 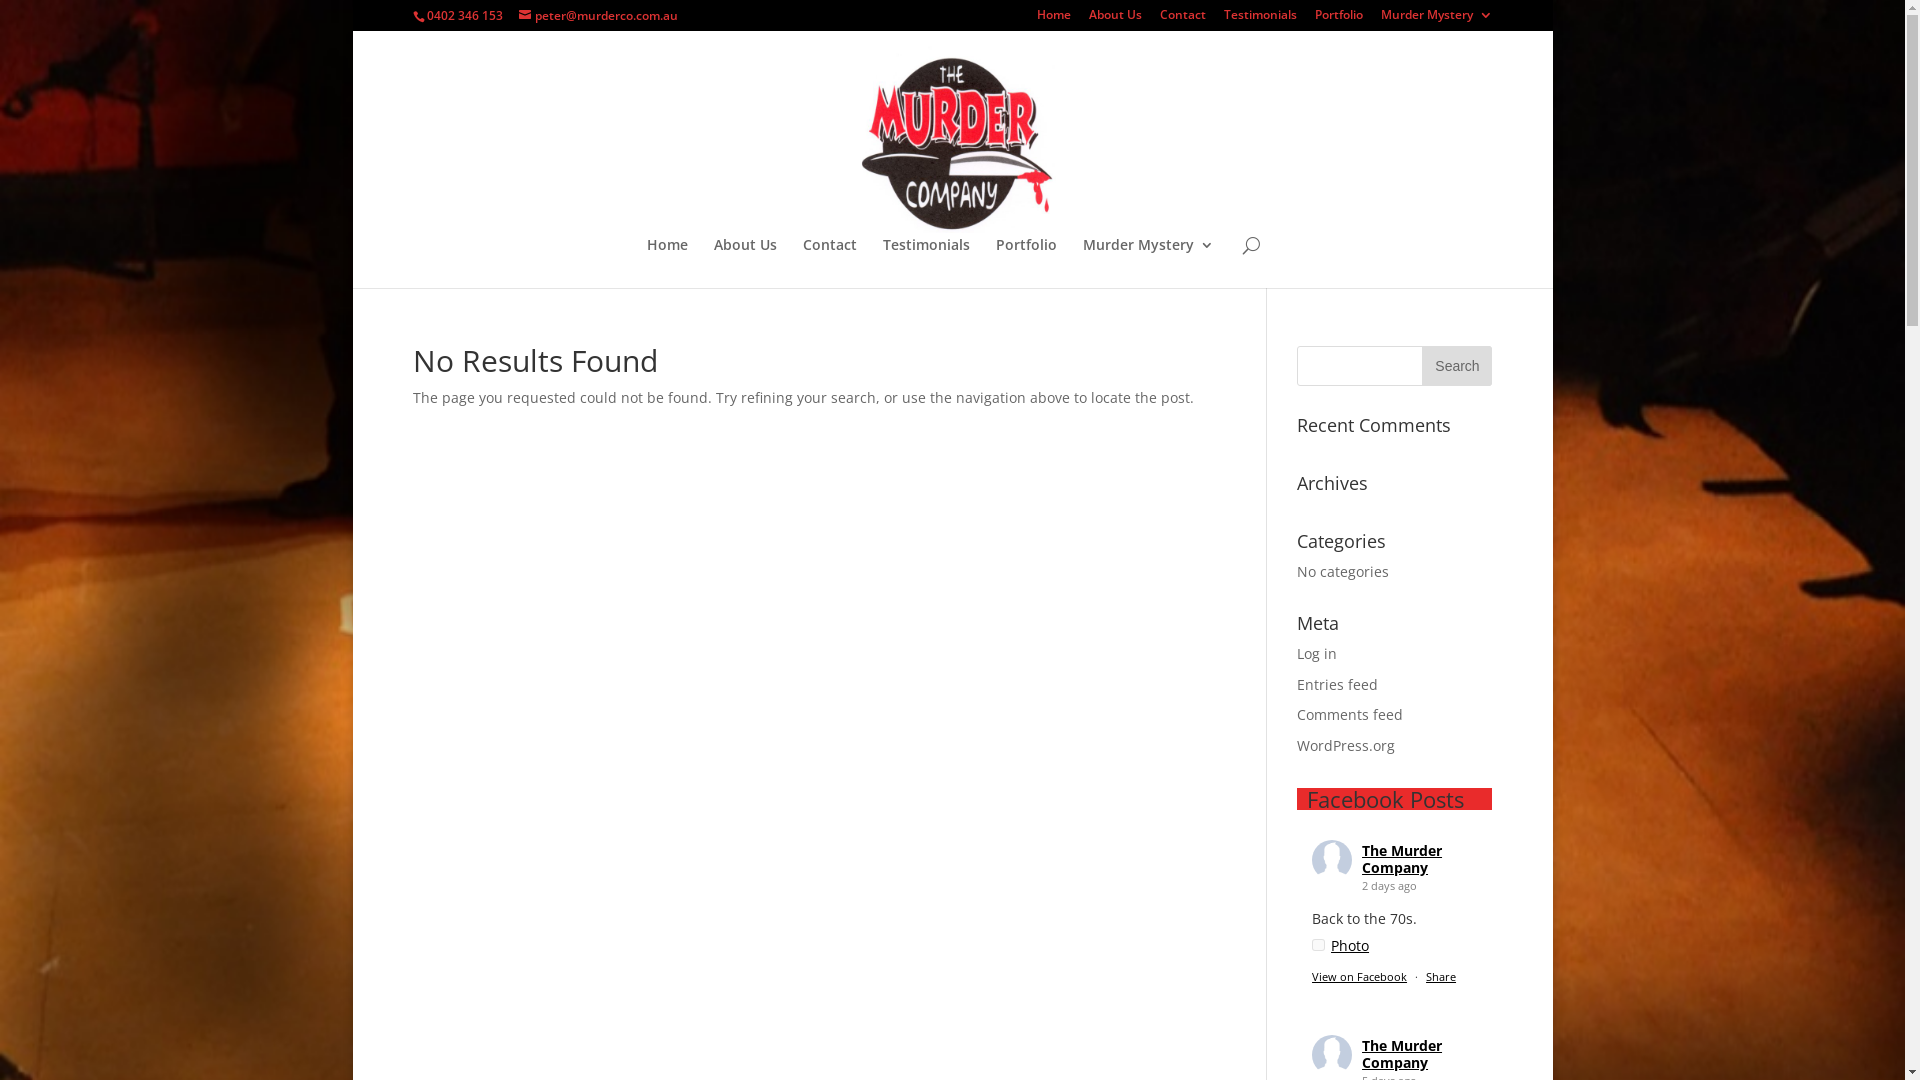 What do you see at coordinates (596, 15) in the screenshot?
I see `'peter@murderco.com.au'` at bounding box center [596, 15].